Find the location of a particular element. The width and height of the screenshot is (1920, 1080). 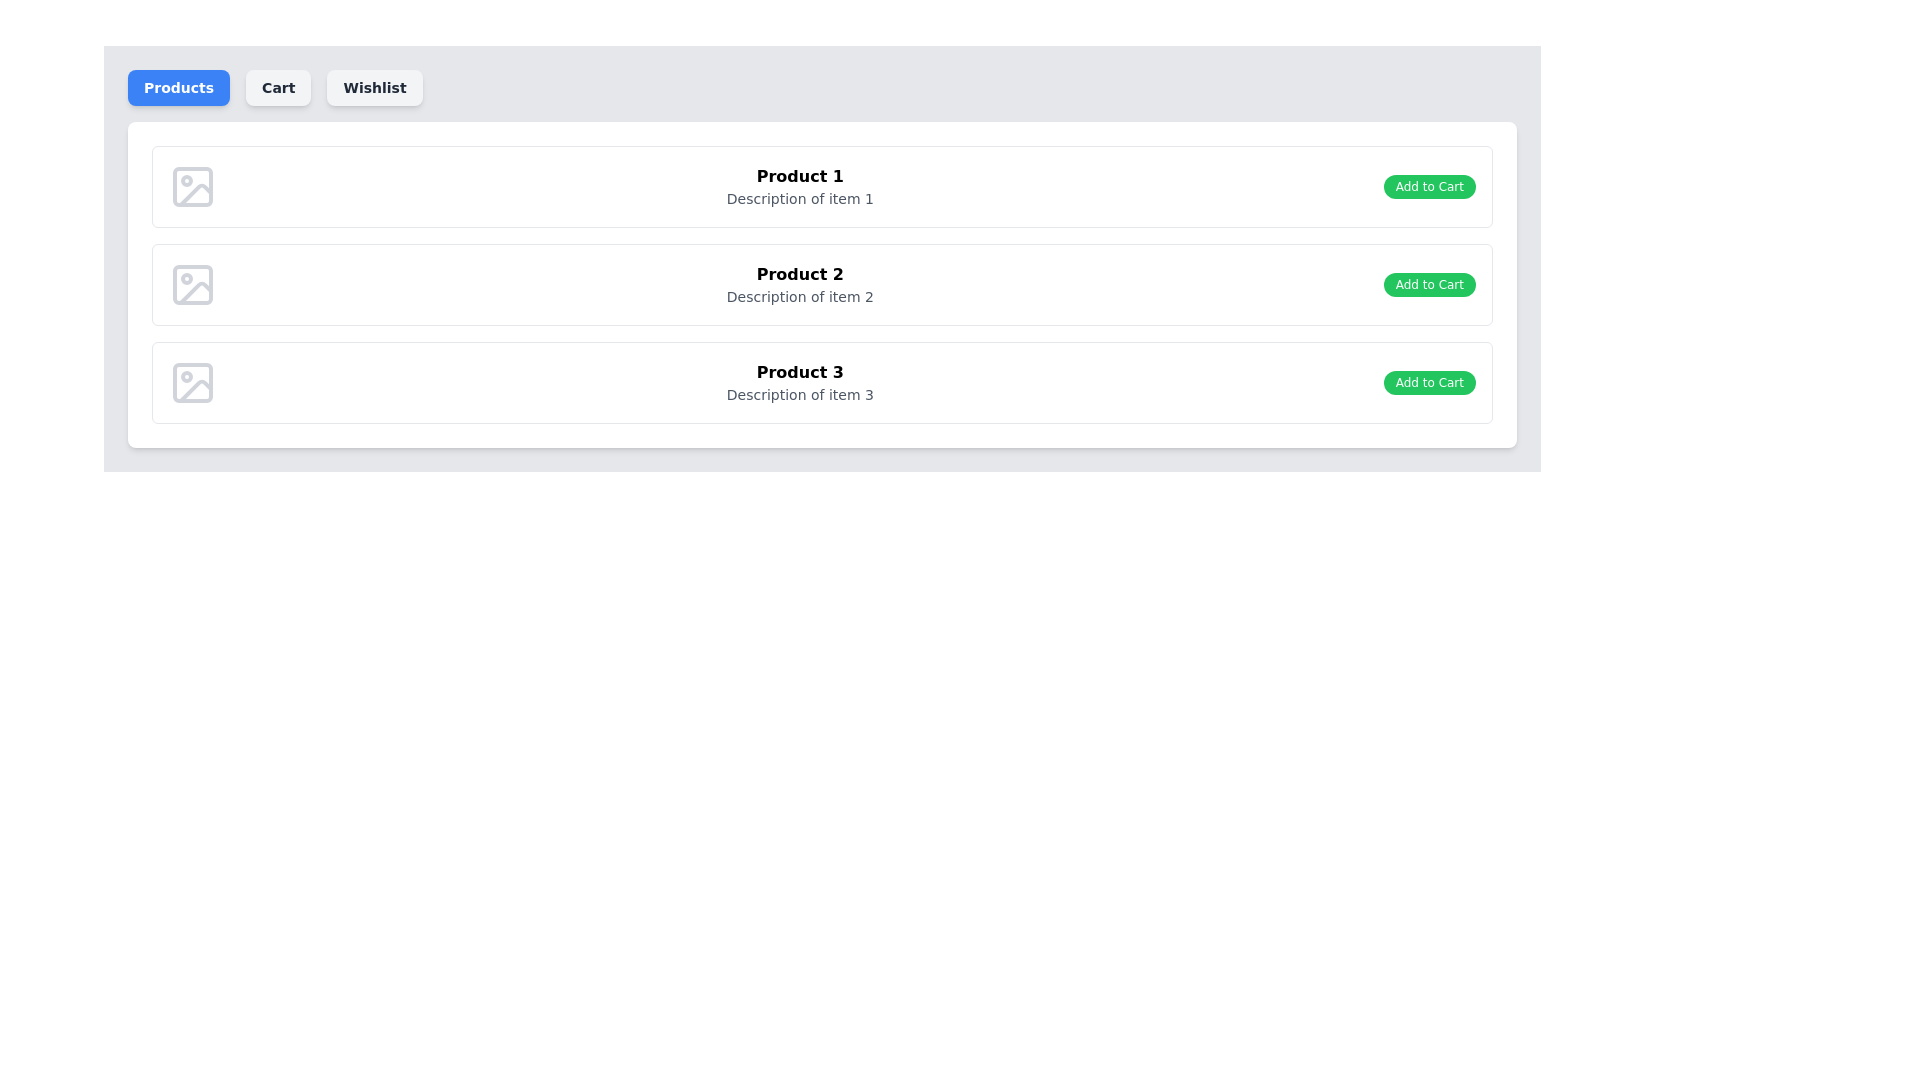

product information from the first product summary card, which is located at the top of a vertically-aligned list is located at coordinates (822, 186).